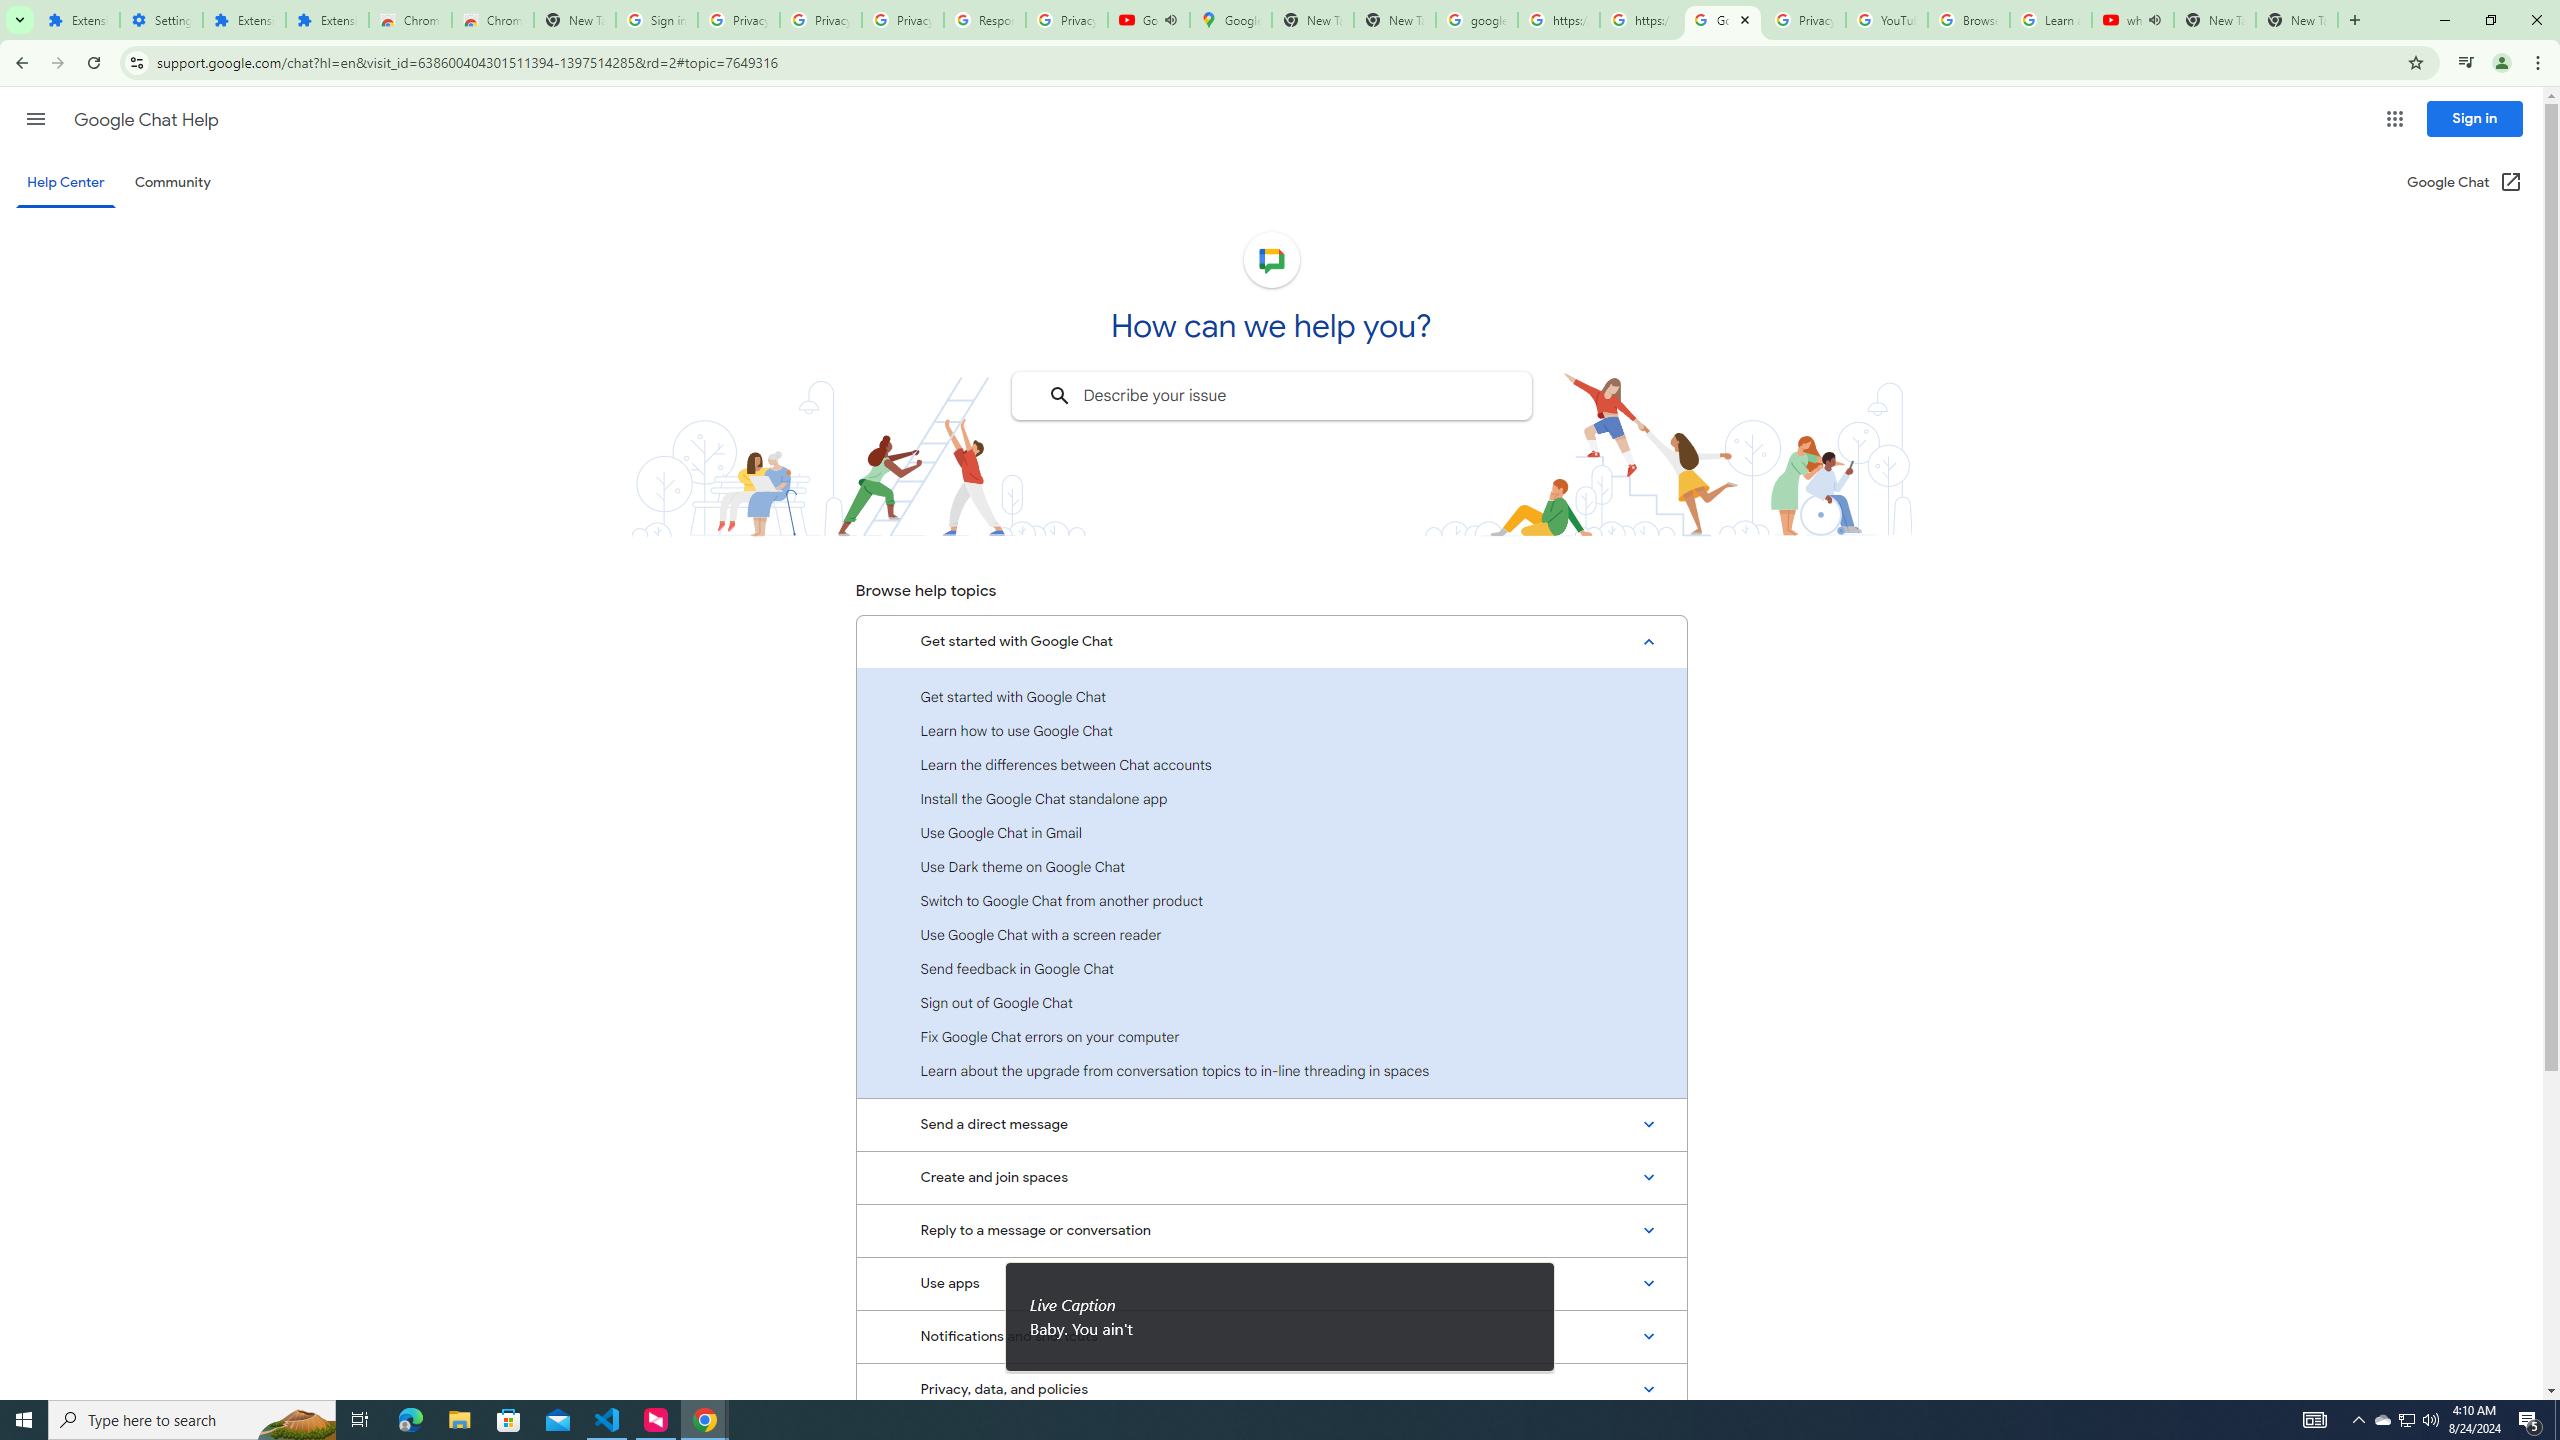 This screenshot has width=2560, height=1440. I want to click on 'Google Chat Help', so click(144, 119).